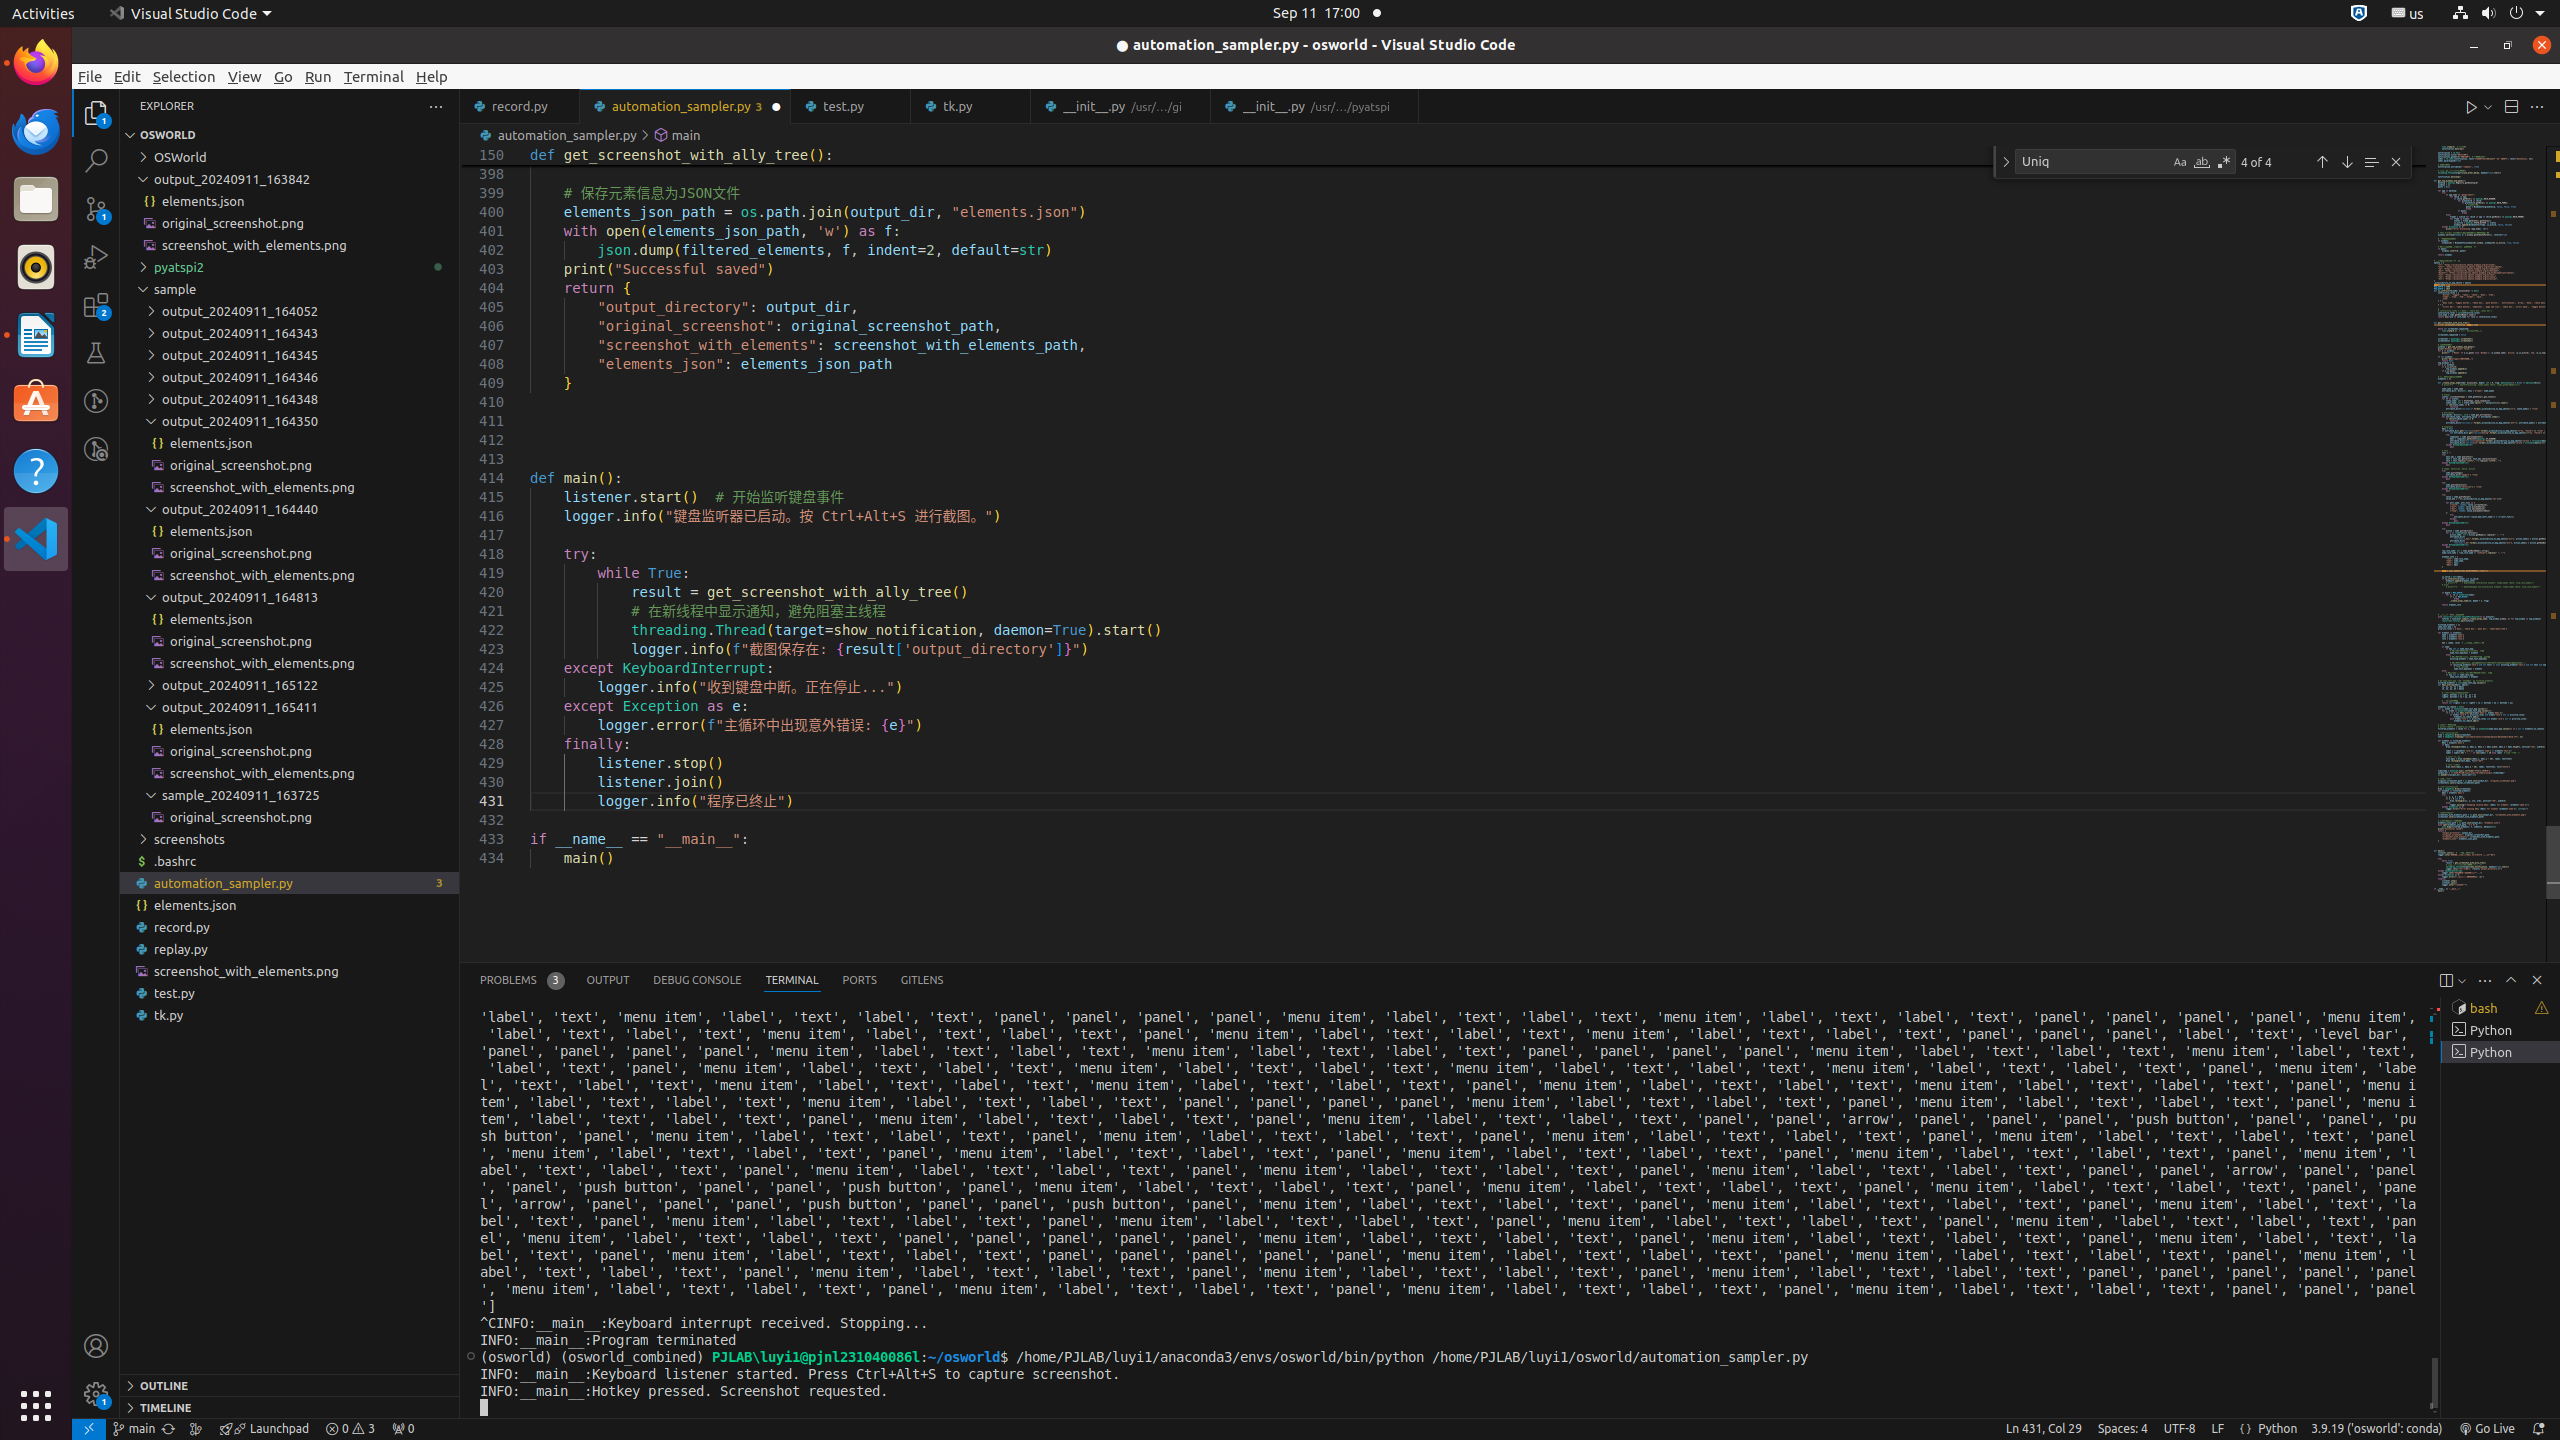  What do you see at coordinates (36, 61) in the screenshot?
I see `'Firefox Web Browser'` at bounding box center [36, 61].